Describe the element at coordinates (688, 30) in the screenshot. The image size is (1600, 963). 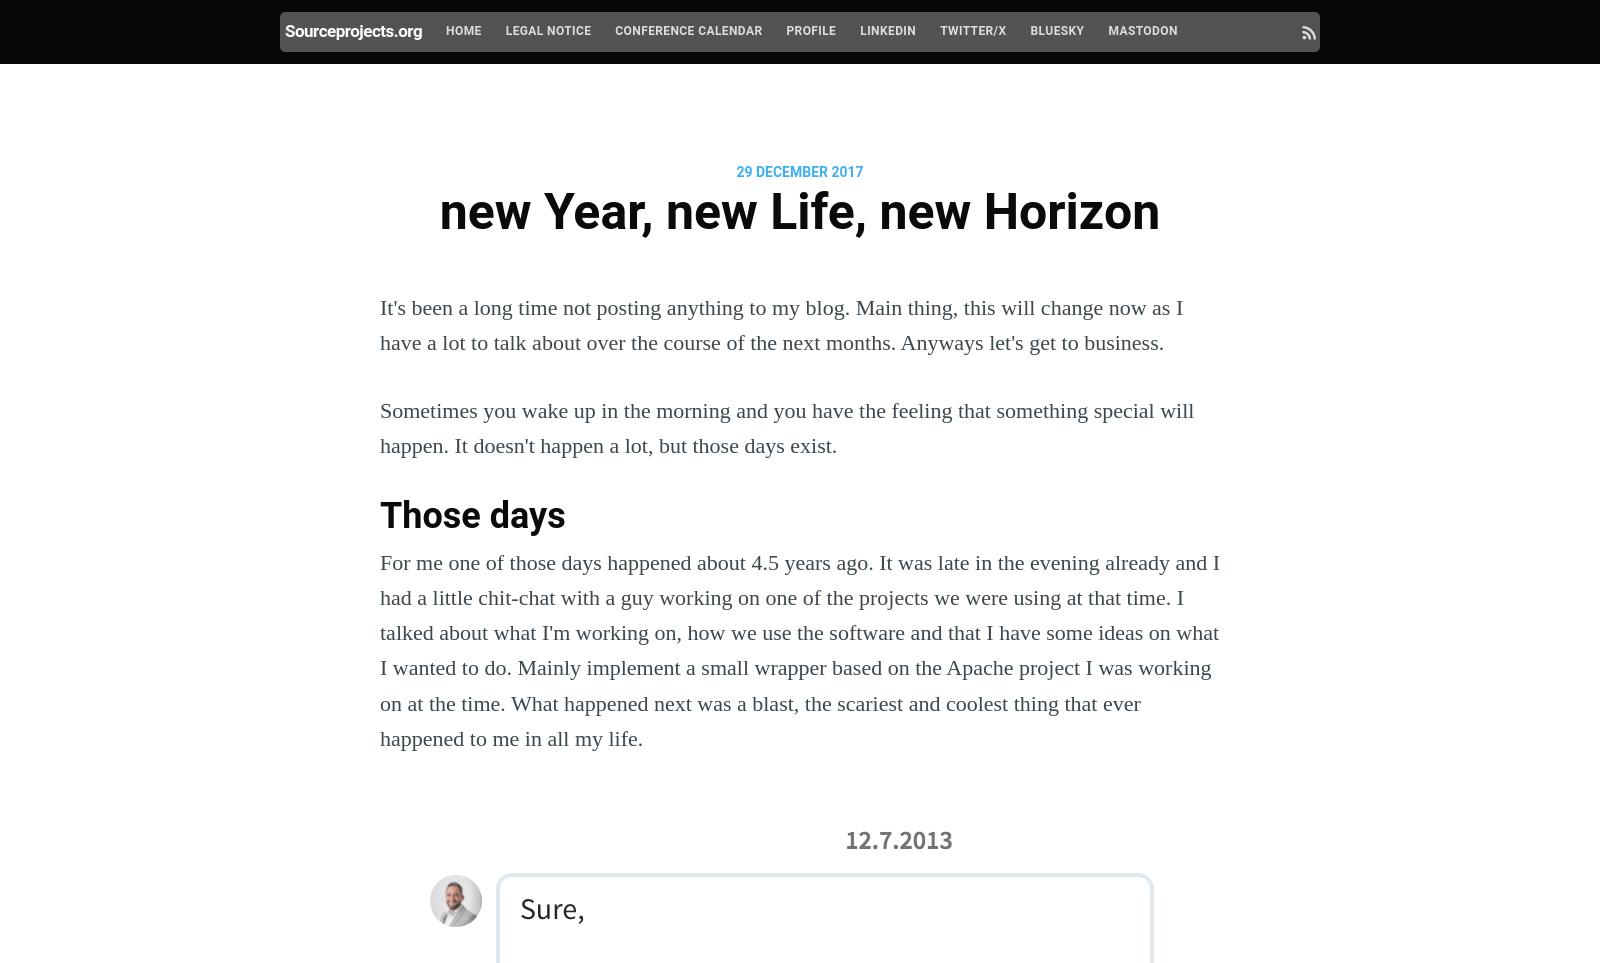
I see `'Conference Calendar'` at that location.